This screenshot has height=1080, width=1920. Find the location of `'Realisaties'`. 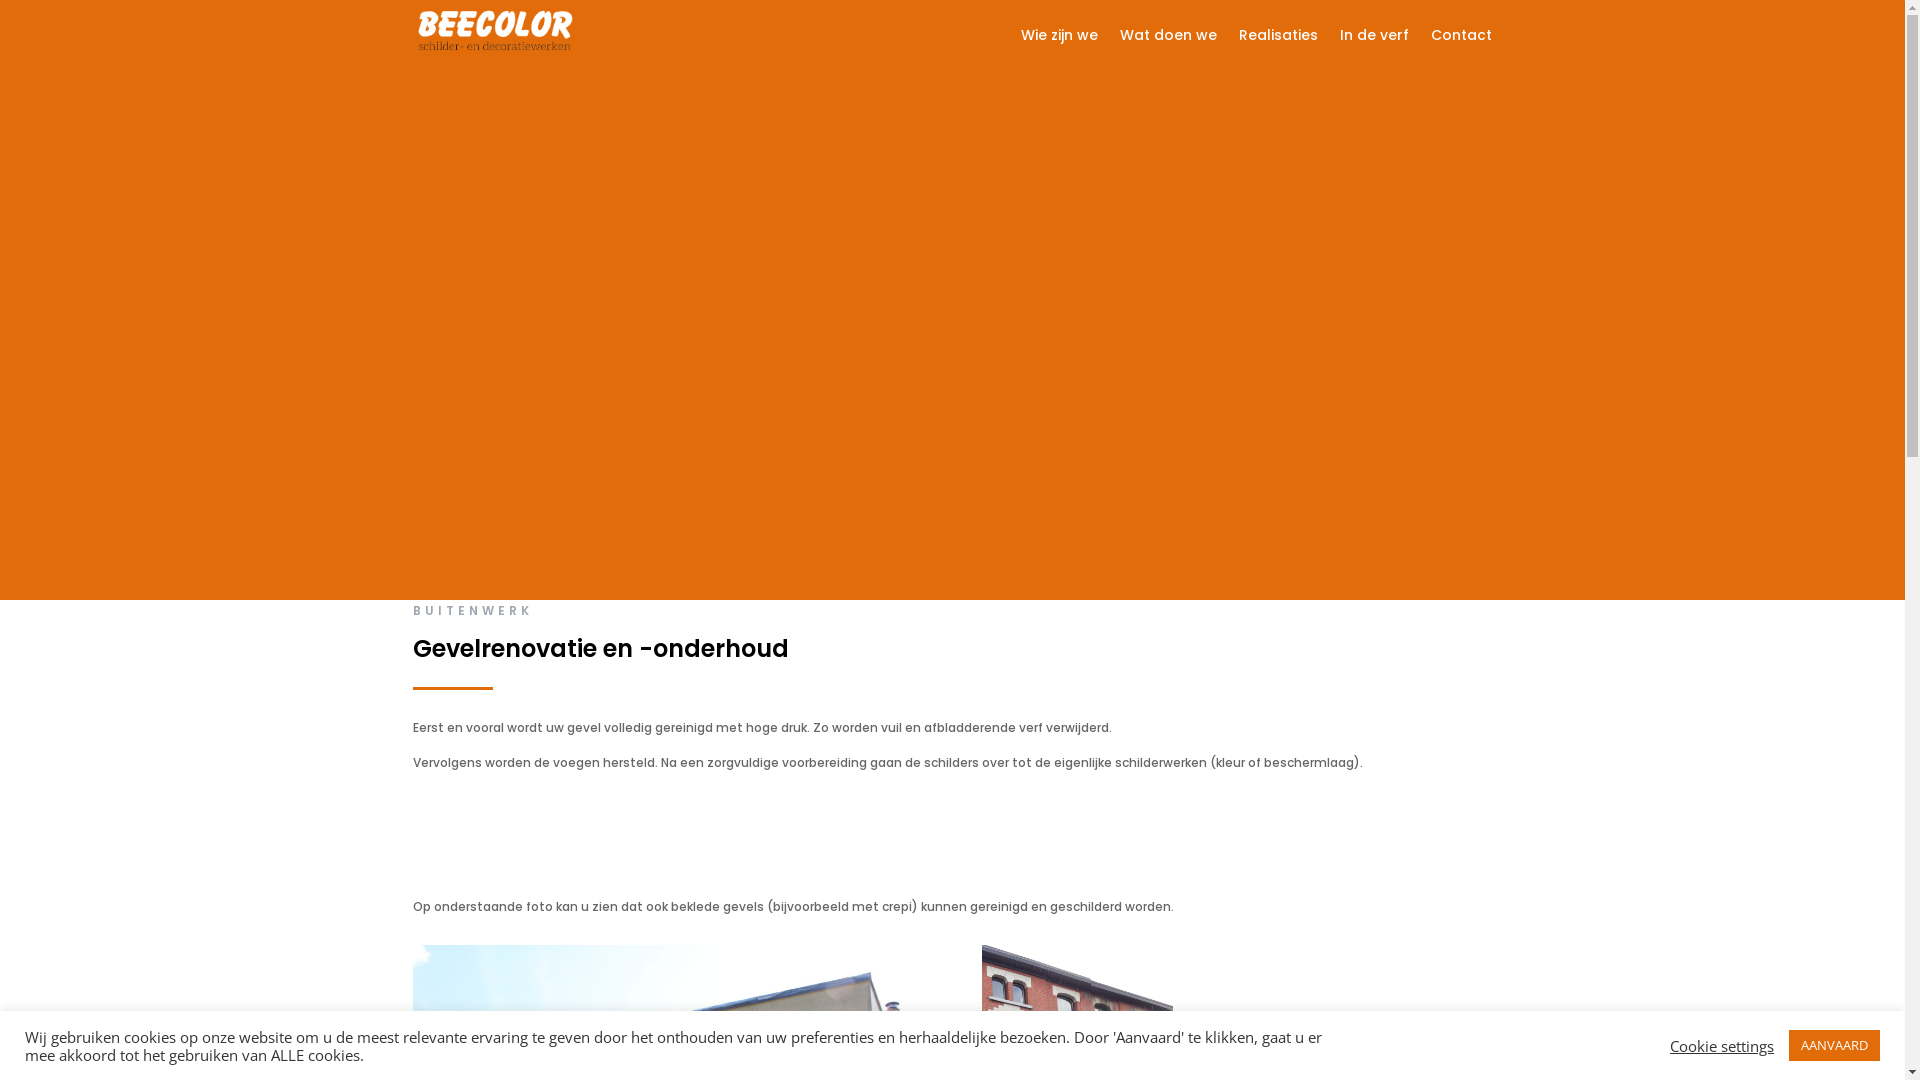

'Realisaties' is located at coordinates (1277, 38).